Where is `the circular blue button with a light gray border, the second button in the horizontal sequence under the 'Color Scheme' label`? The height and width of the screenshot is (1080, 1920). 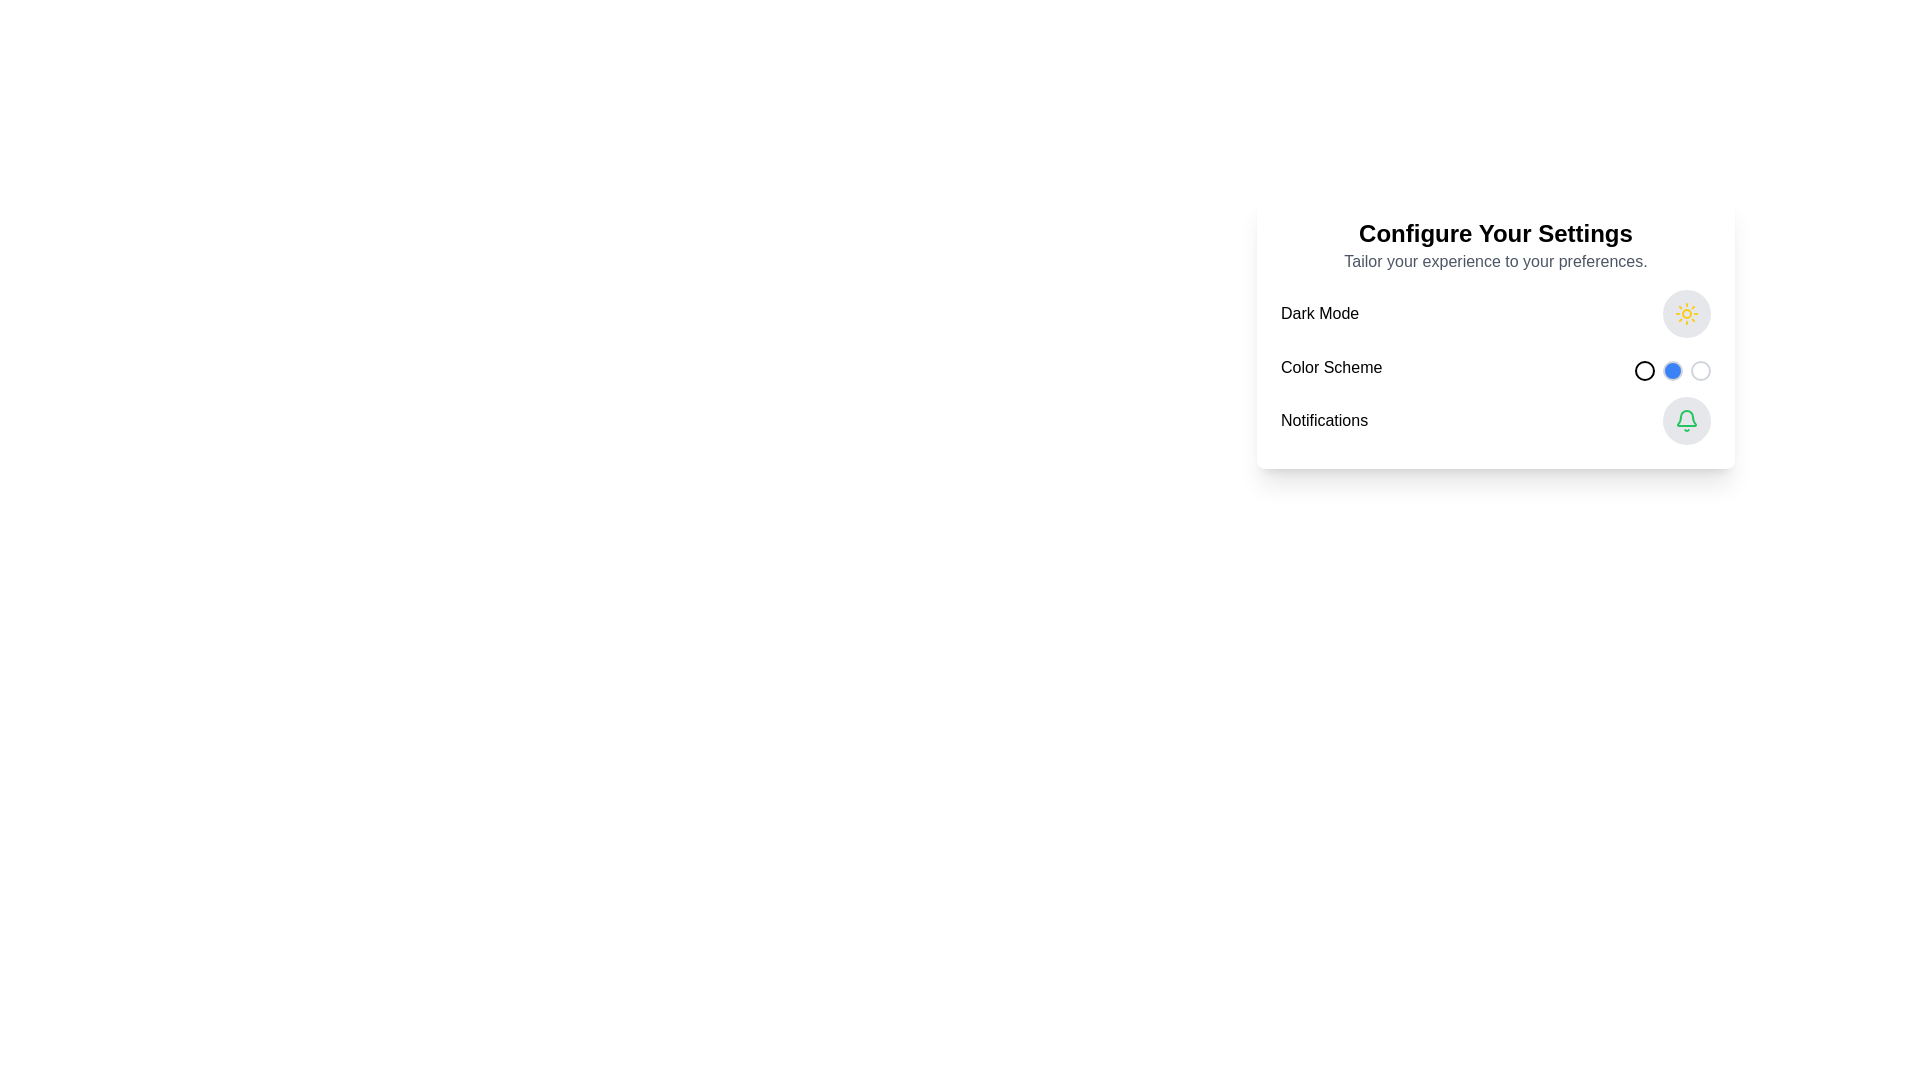
the circular blue button with a light gray border, the second button in the horizontal sequence under the 'Color Scheme' label is located at coordinates (1673, 370).